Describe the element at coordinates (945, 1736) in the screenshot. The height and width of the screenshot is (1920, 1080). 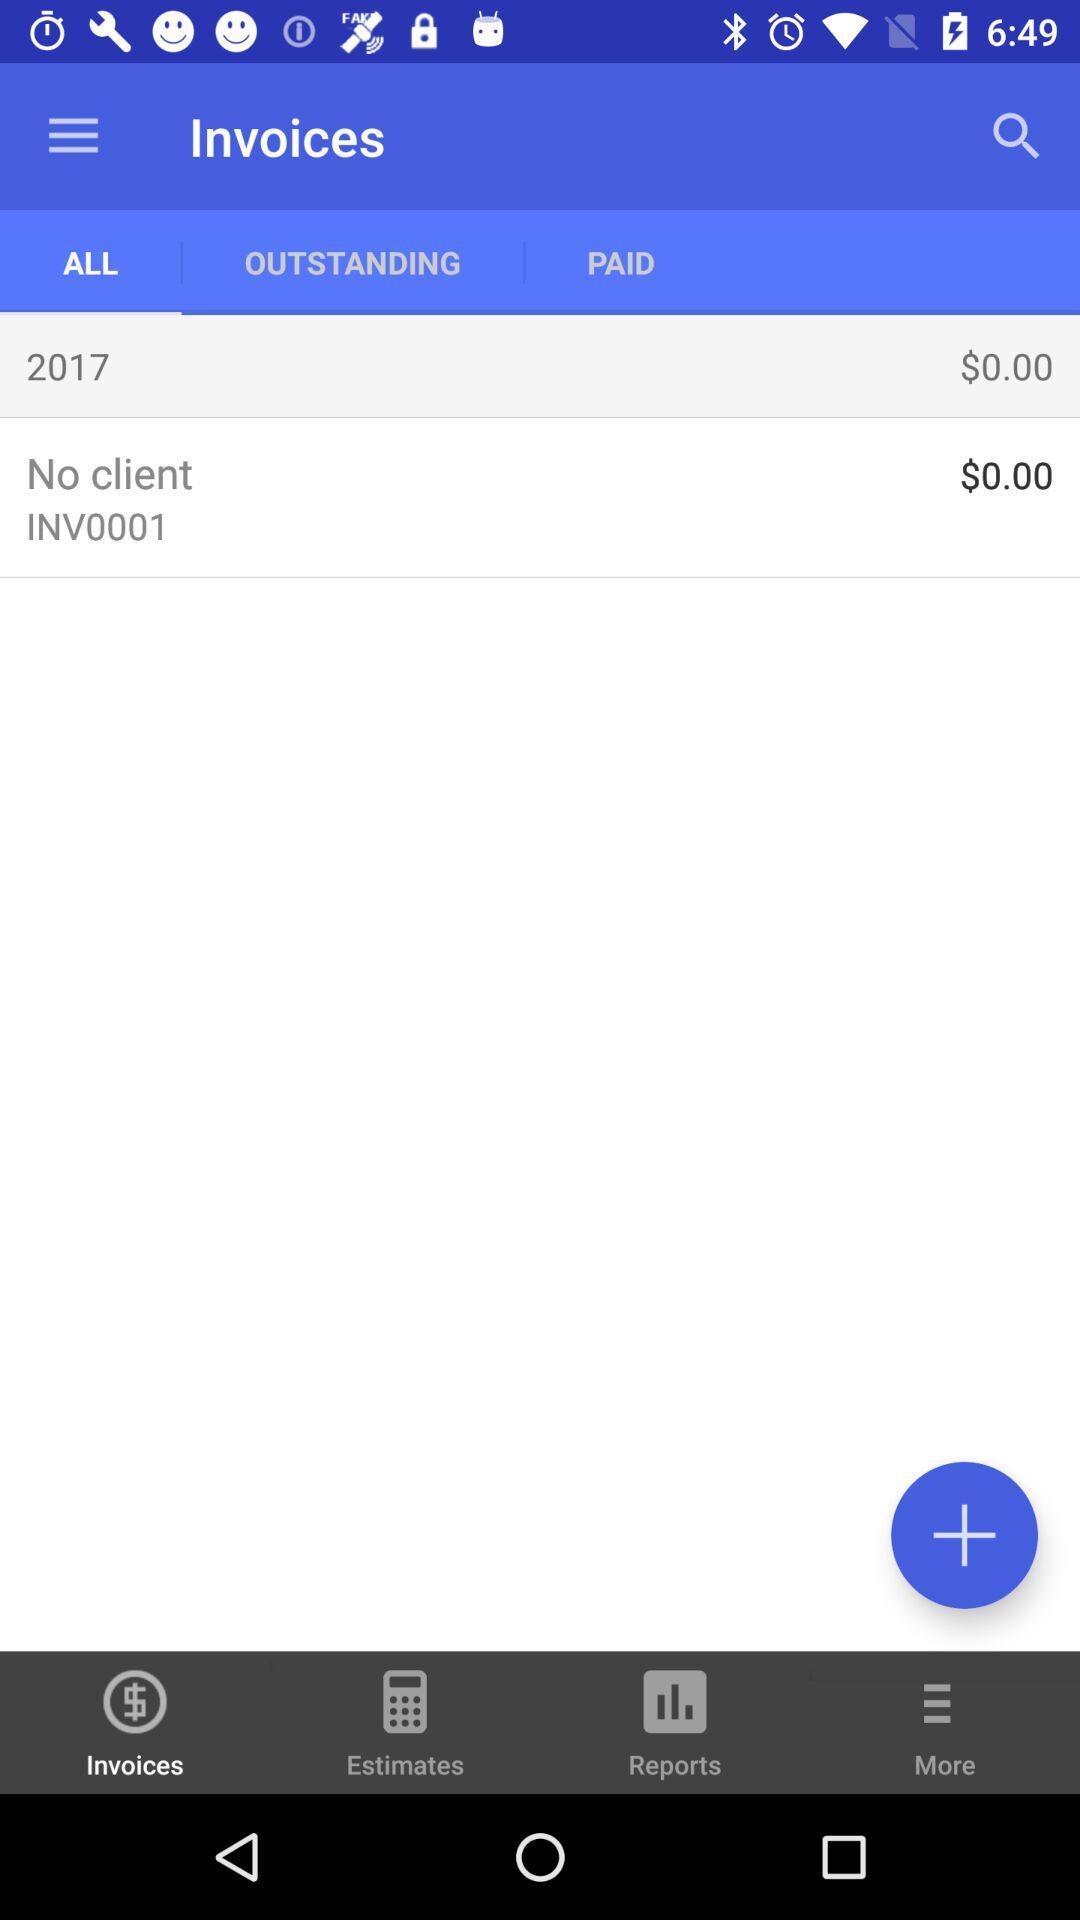
I see `more item` at that location.